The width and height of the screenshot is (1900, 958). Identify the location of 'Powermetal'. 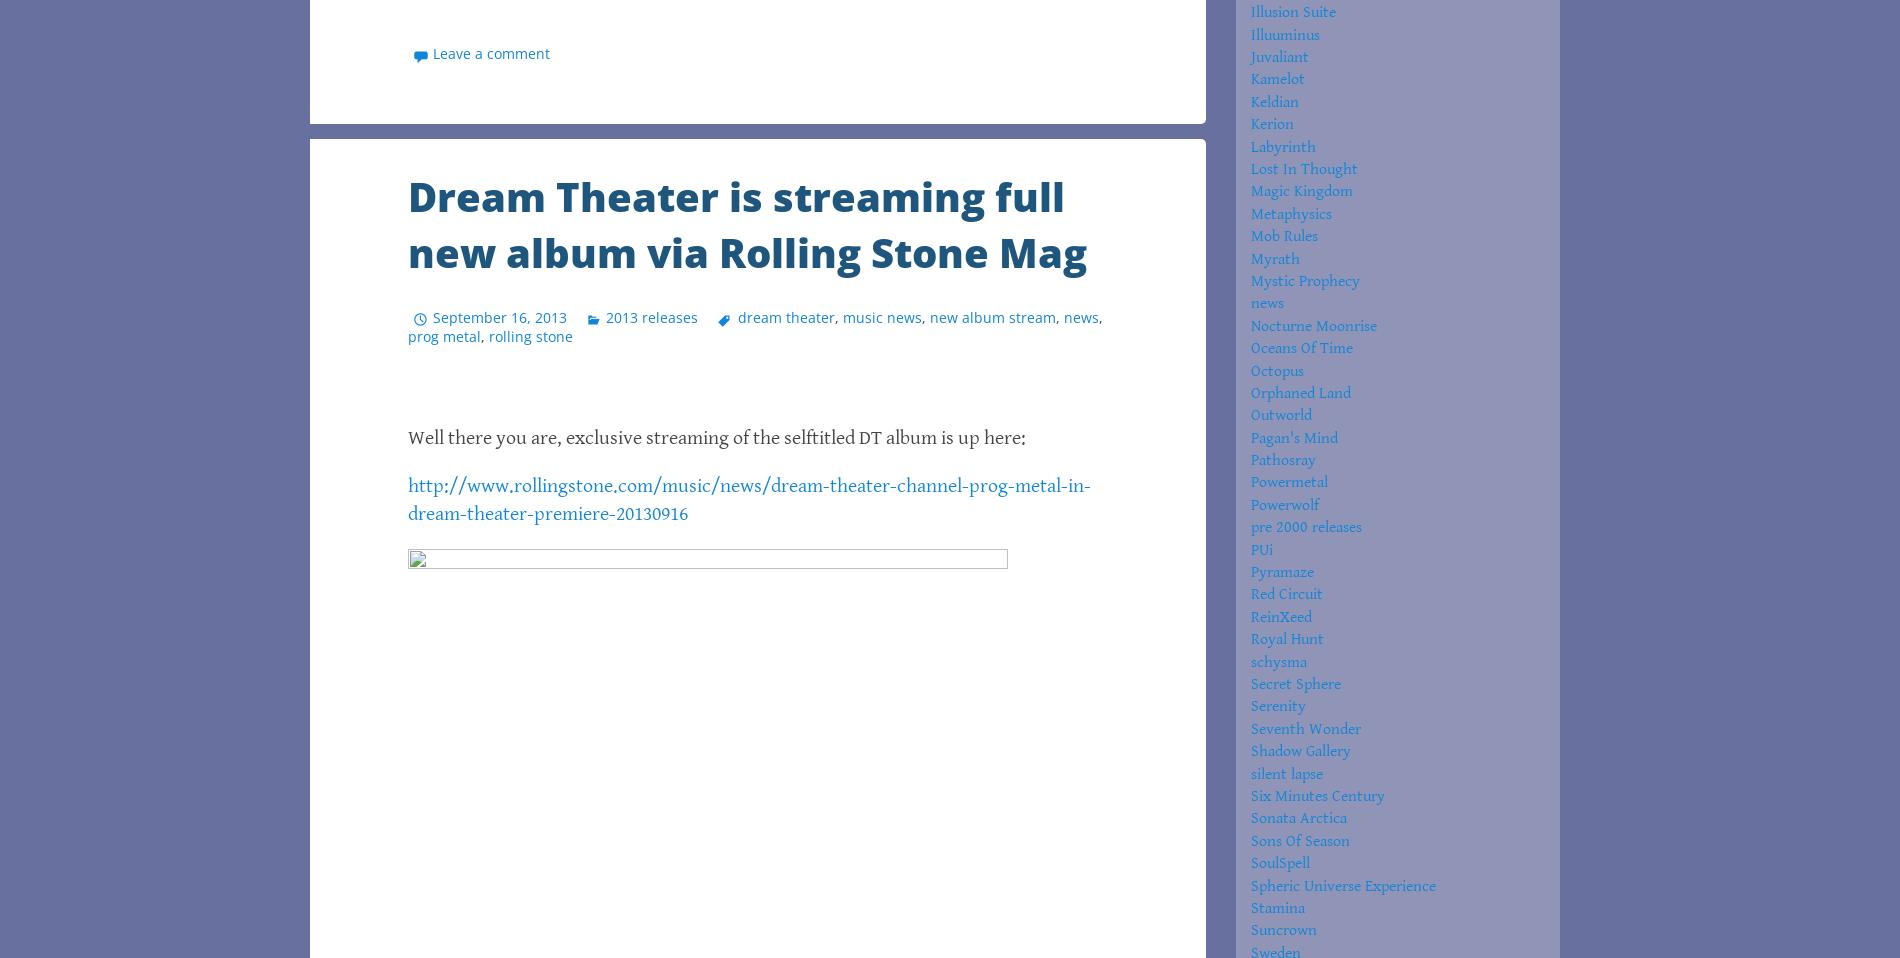
(1288, 481).